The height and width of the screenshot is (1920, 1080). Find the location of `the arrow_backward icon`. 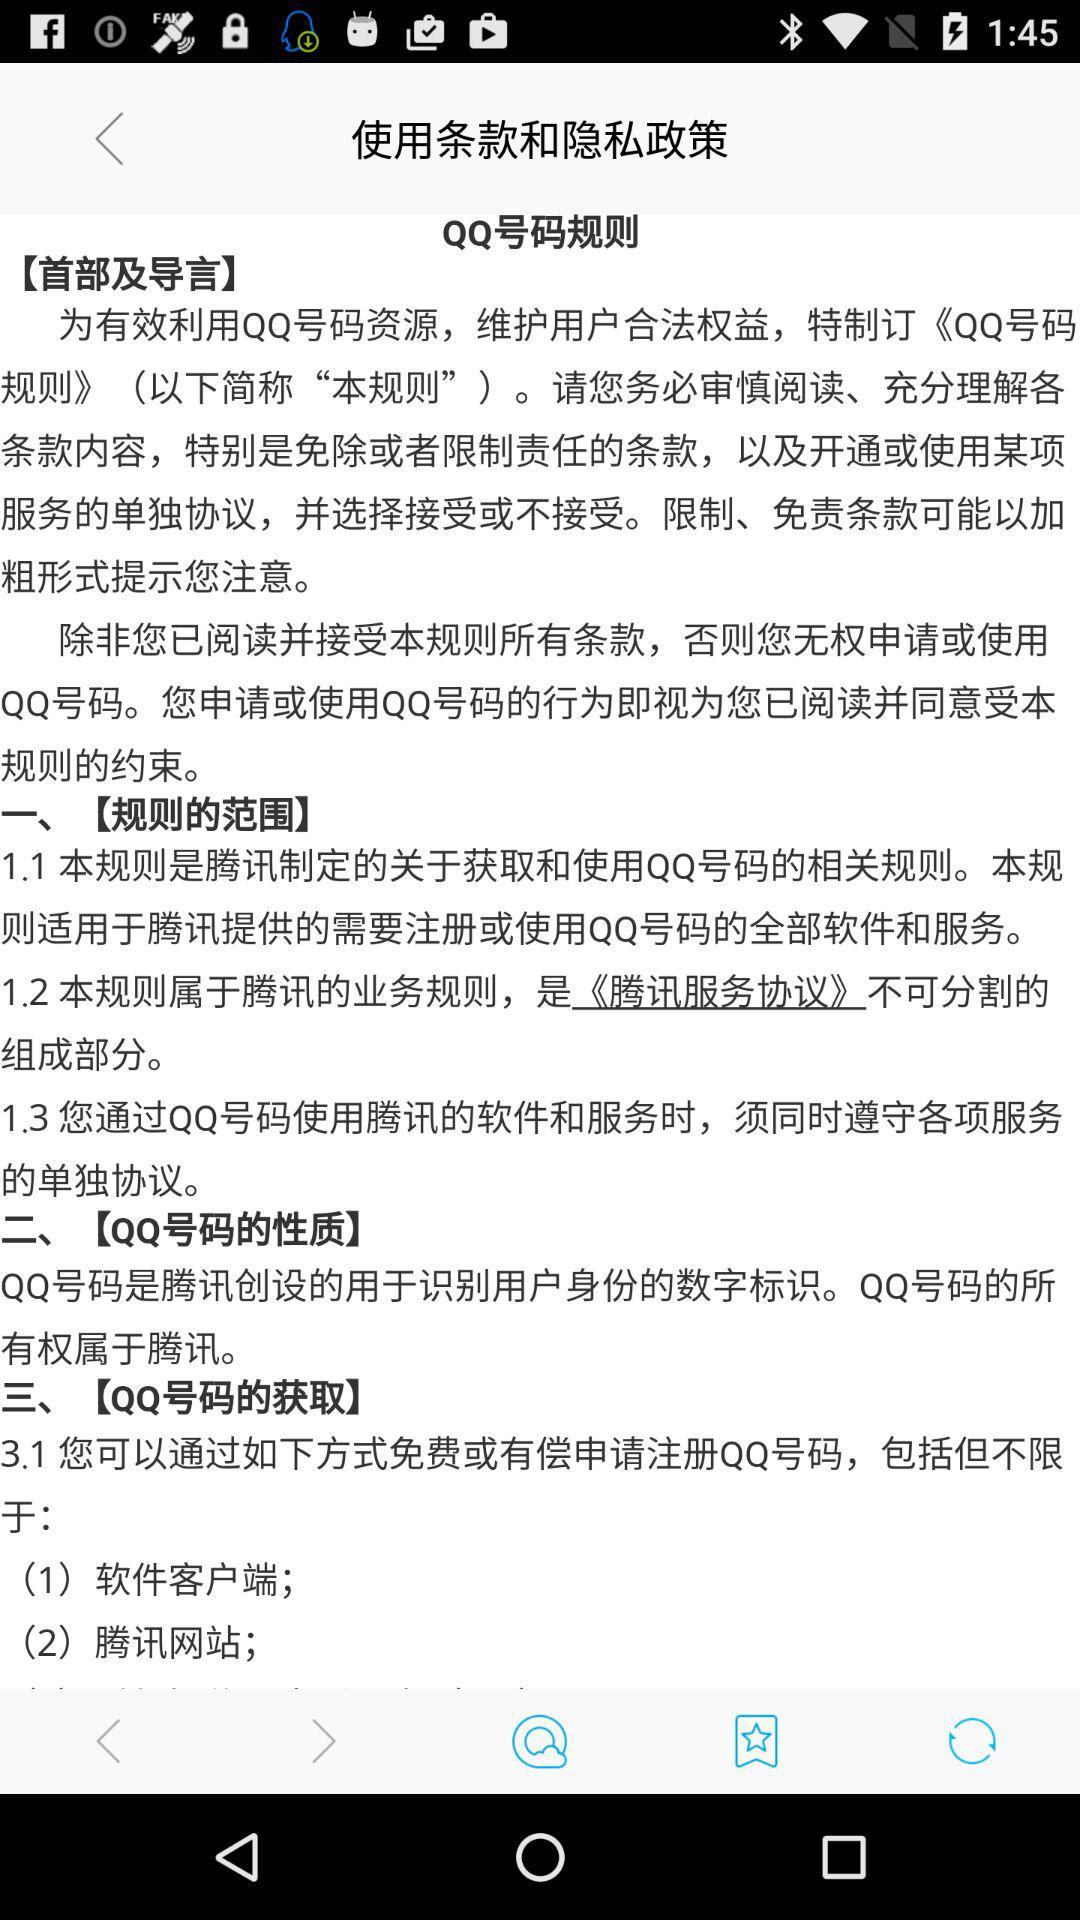

the arrow_backward icon is located at coordinates (108, 1862).